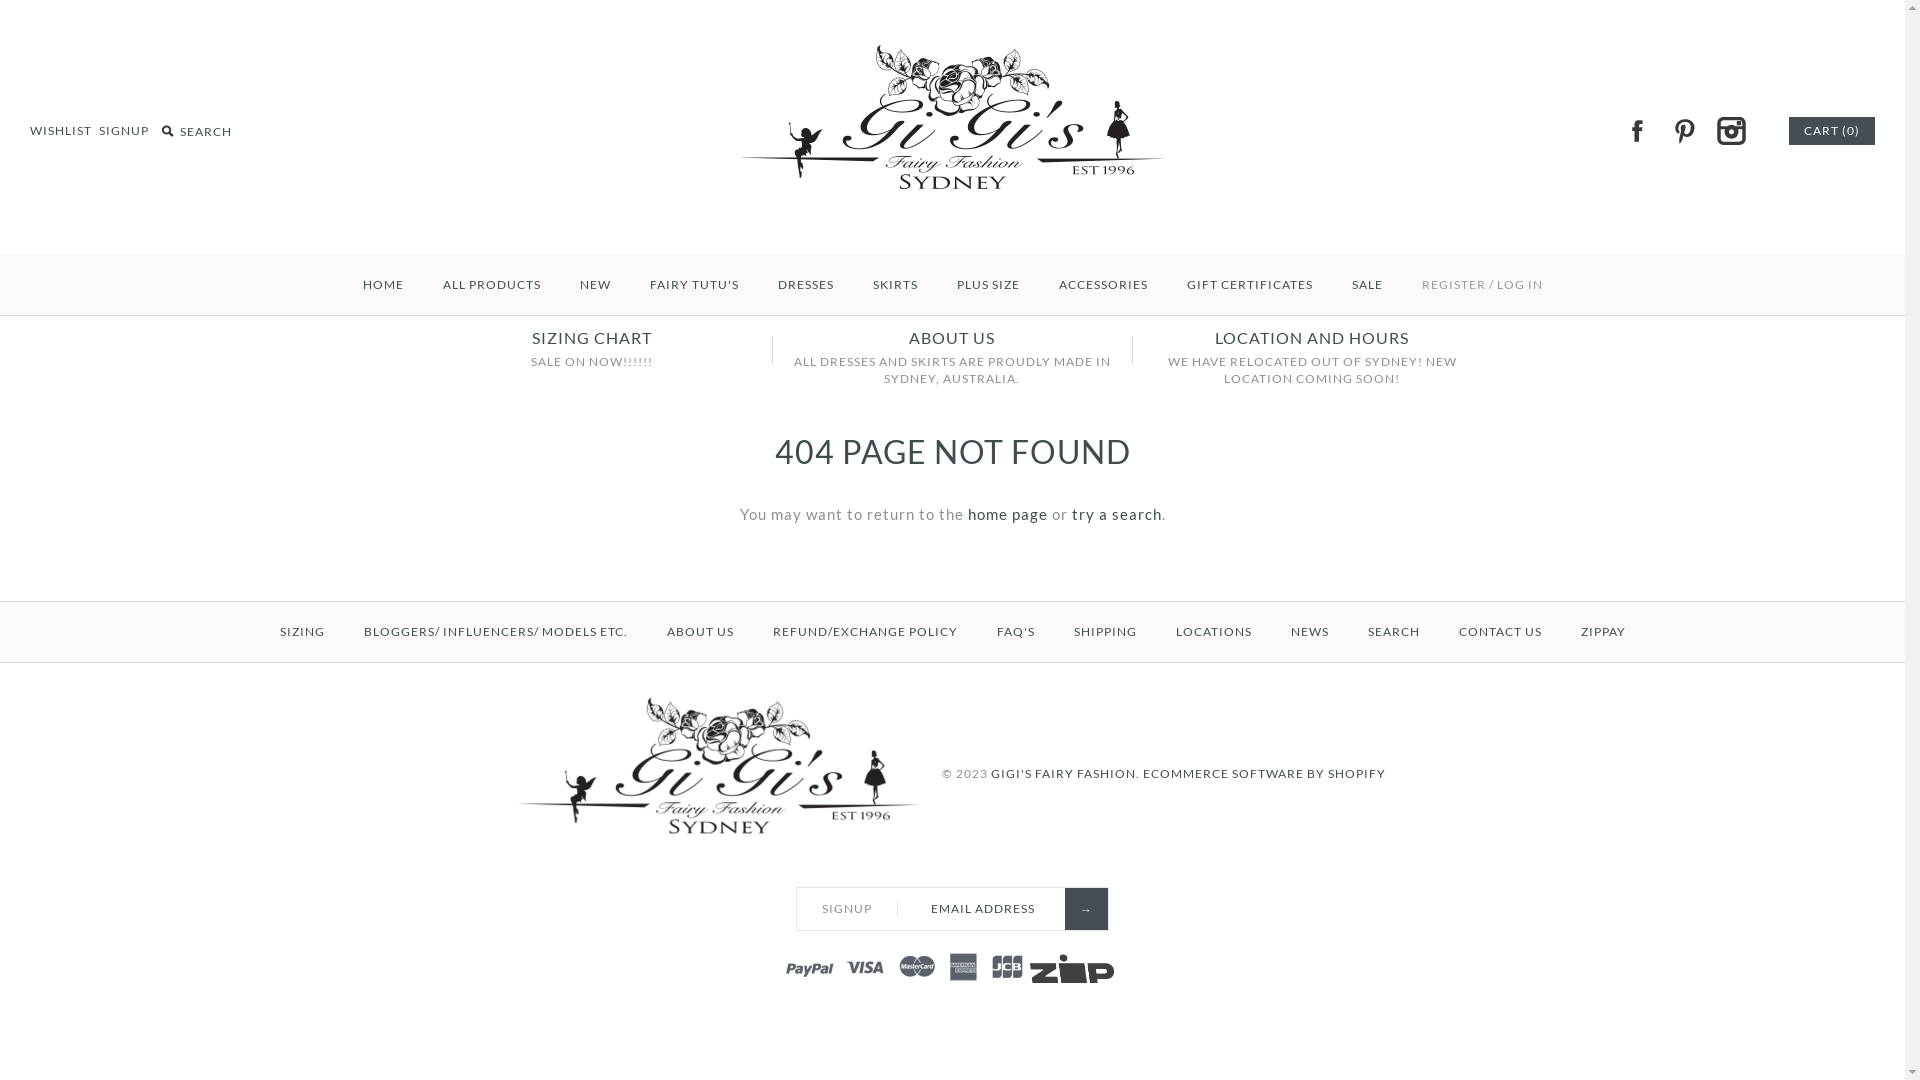 This screenshot has width=1920, height=1080. Describe the element at coordinates (422, 285) in the screenshot. I see `'ALL PRODUCTS'` at that location.